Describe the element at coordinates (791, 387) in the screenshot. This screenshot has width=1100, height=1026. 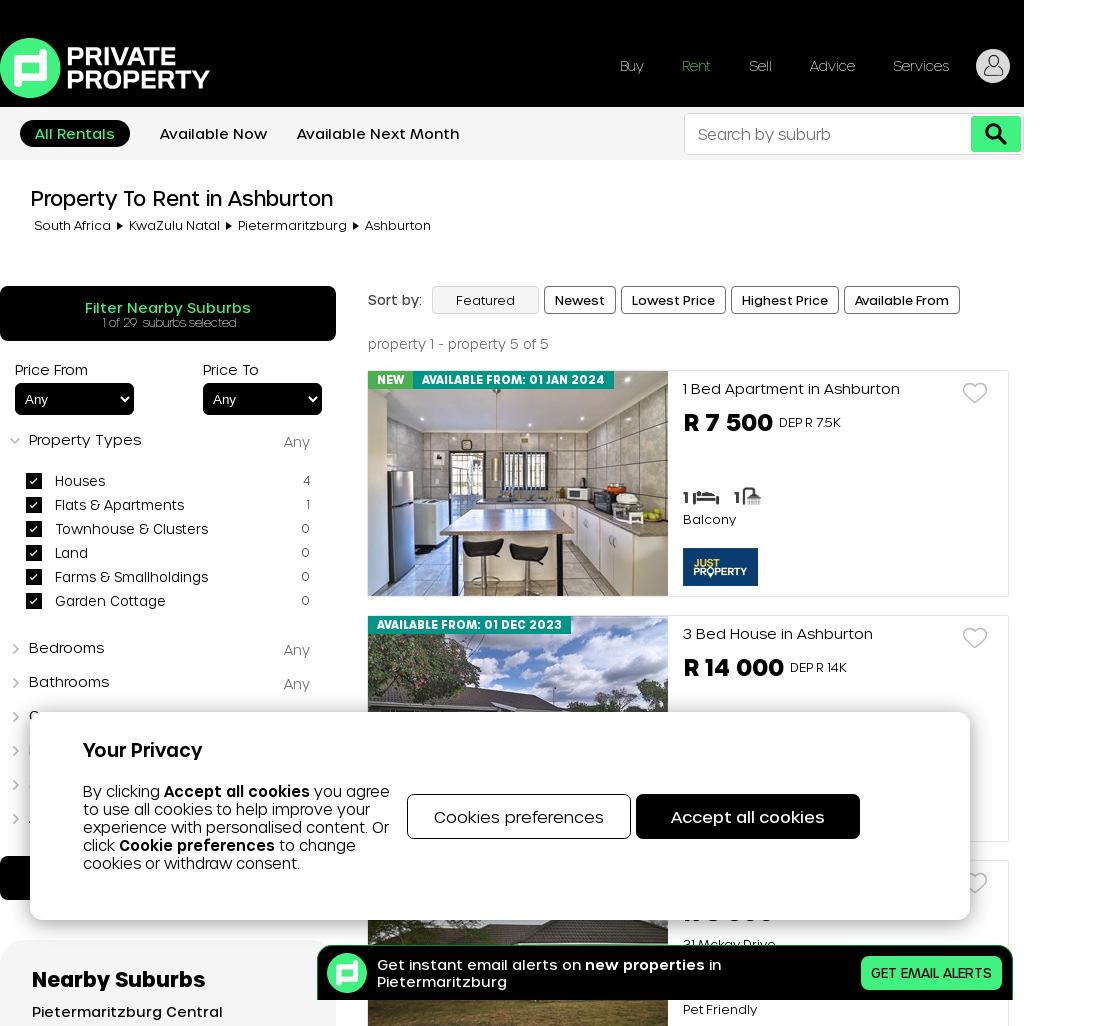
I see `'1 Bed Apartment in Ashburton'` at that location.